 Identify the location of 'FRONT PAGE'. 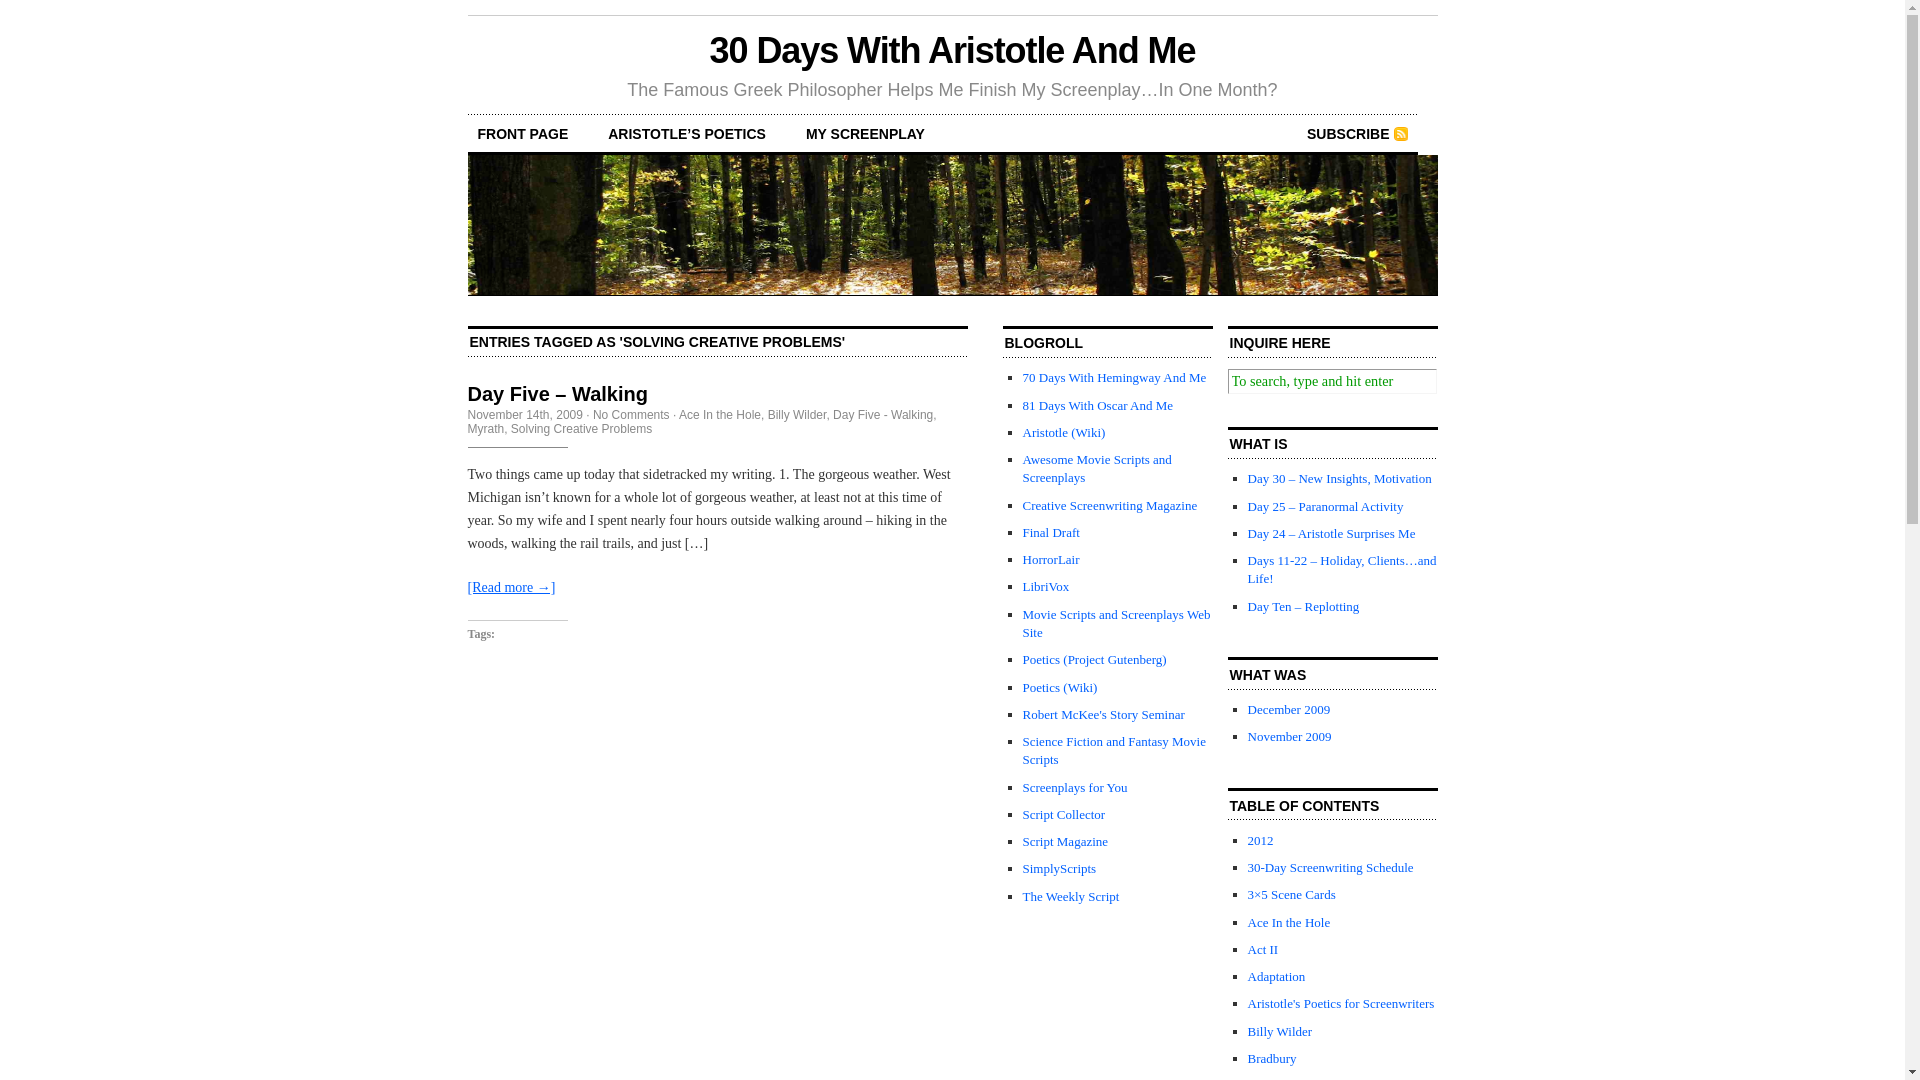
(523, 134).